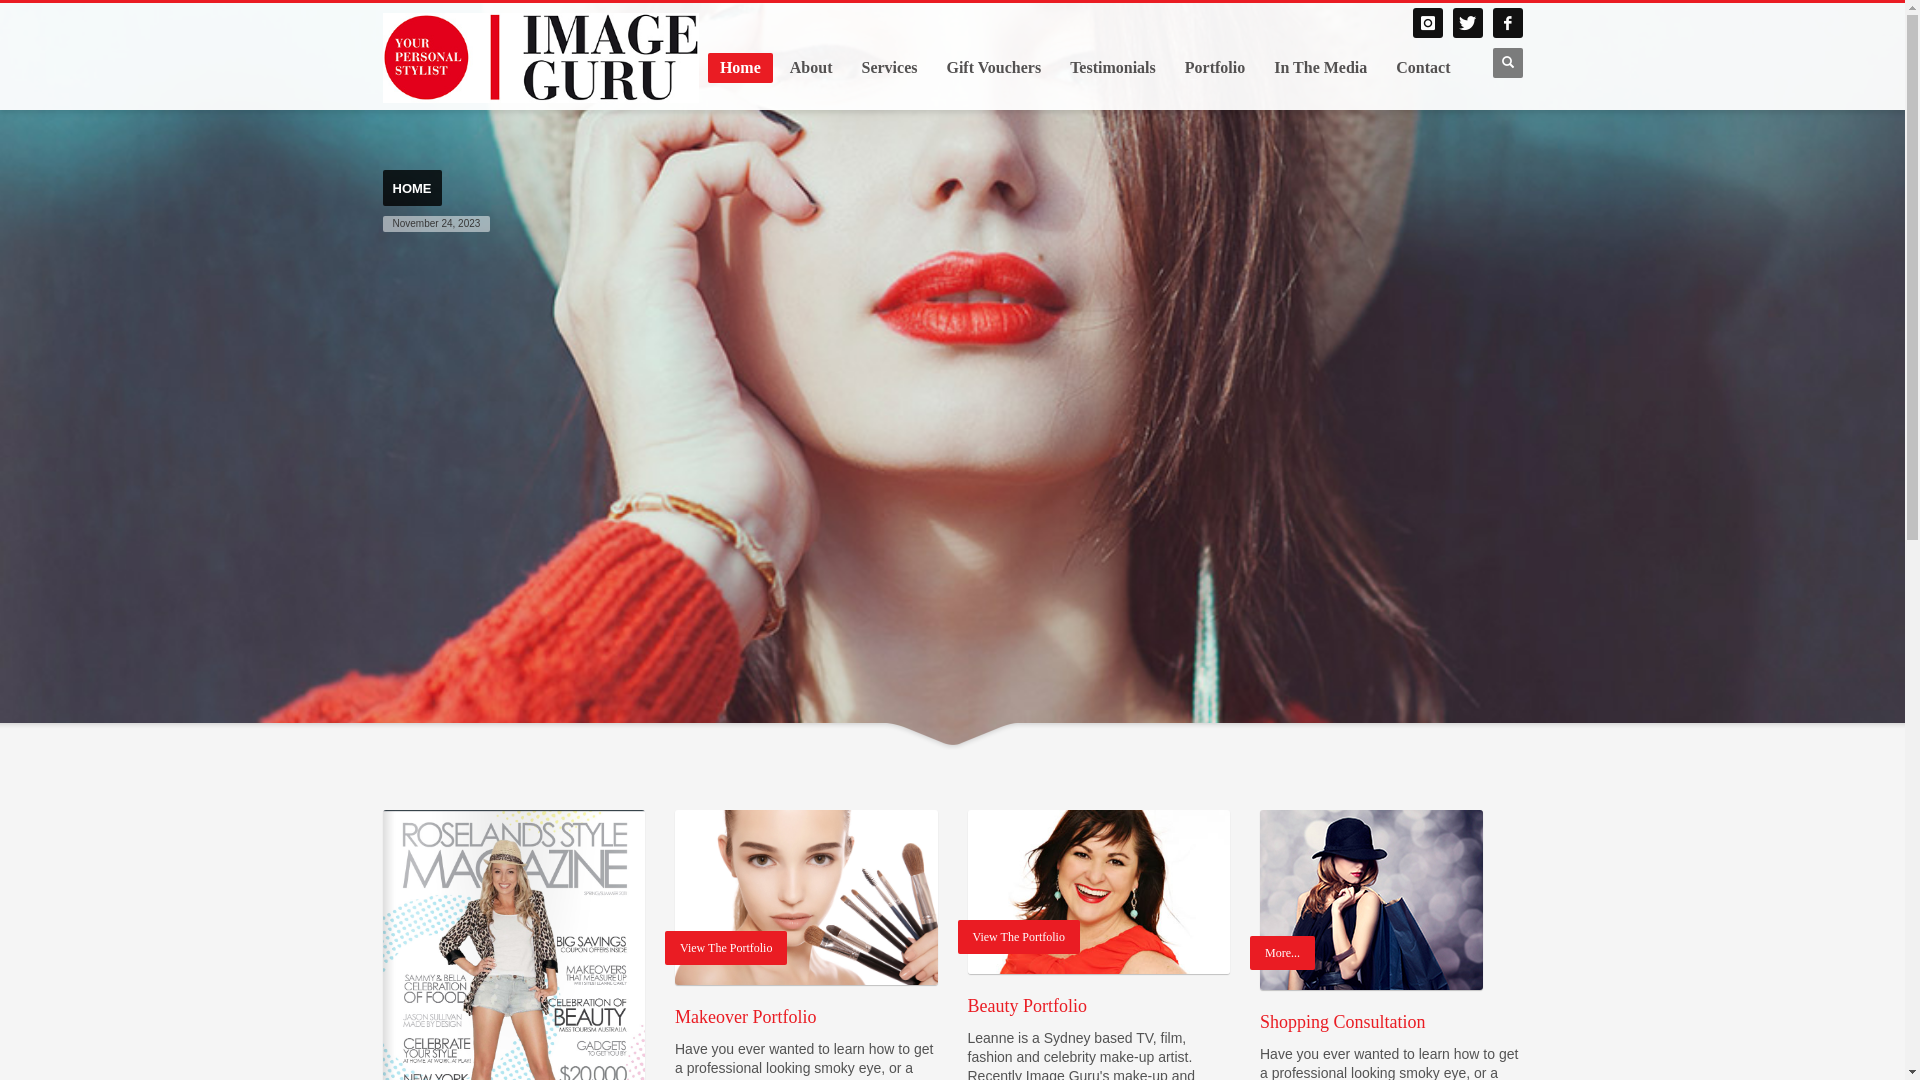 The image size is (1920, 1080). I want to click on 'Shopping Consultation', so click(1258, 898).